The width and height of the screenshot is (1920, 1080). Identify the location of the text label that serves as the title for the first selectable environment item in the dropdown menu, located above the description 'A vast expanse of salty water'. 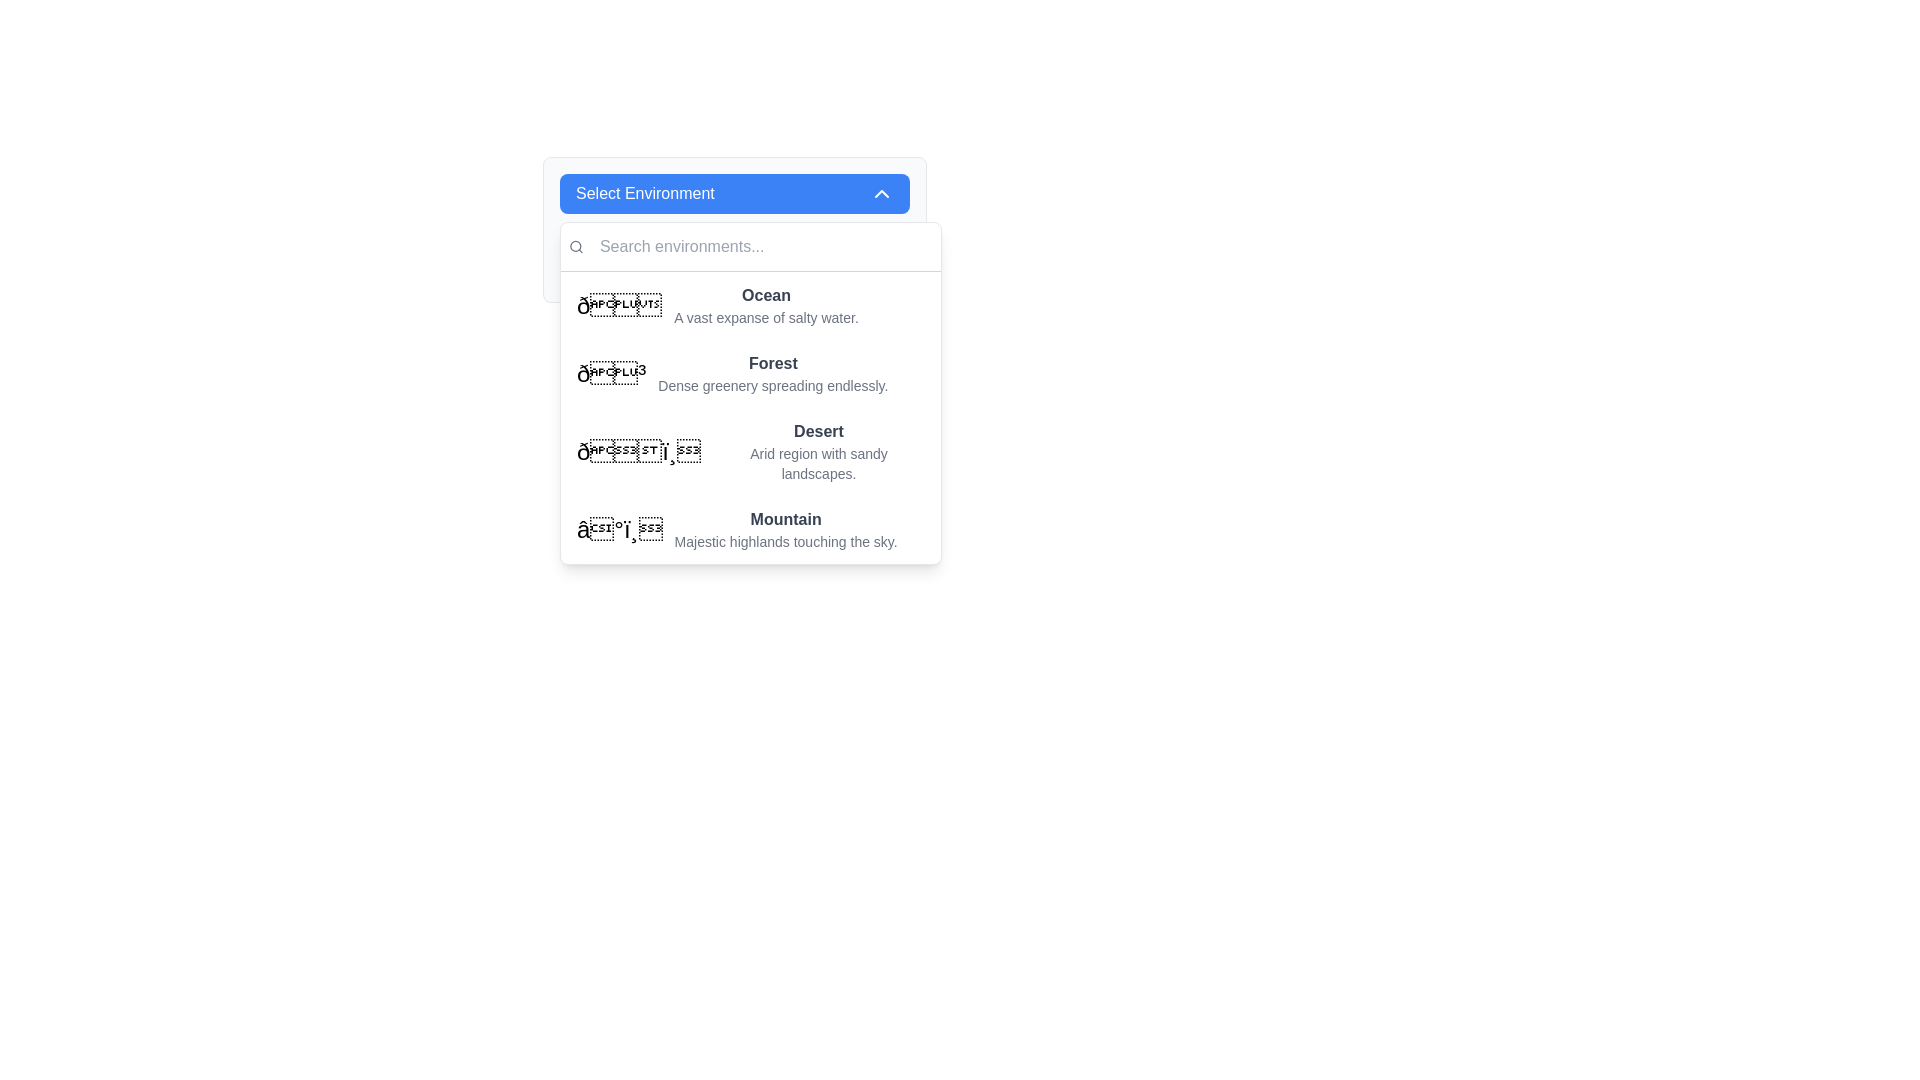
(765, 296).